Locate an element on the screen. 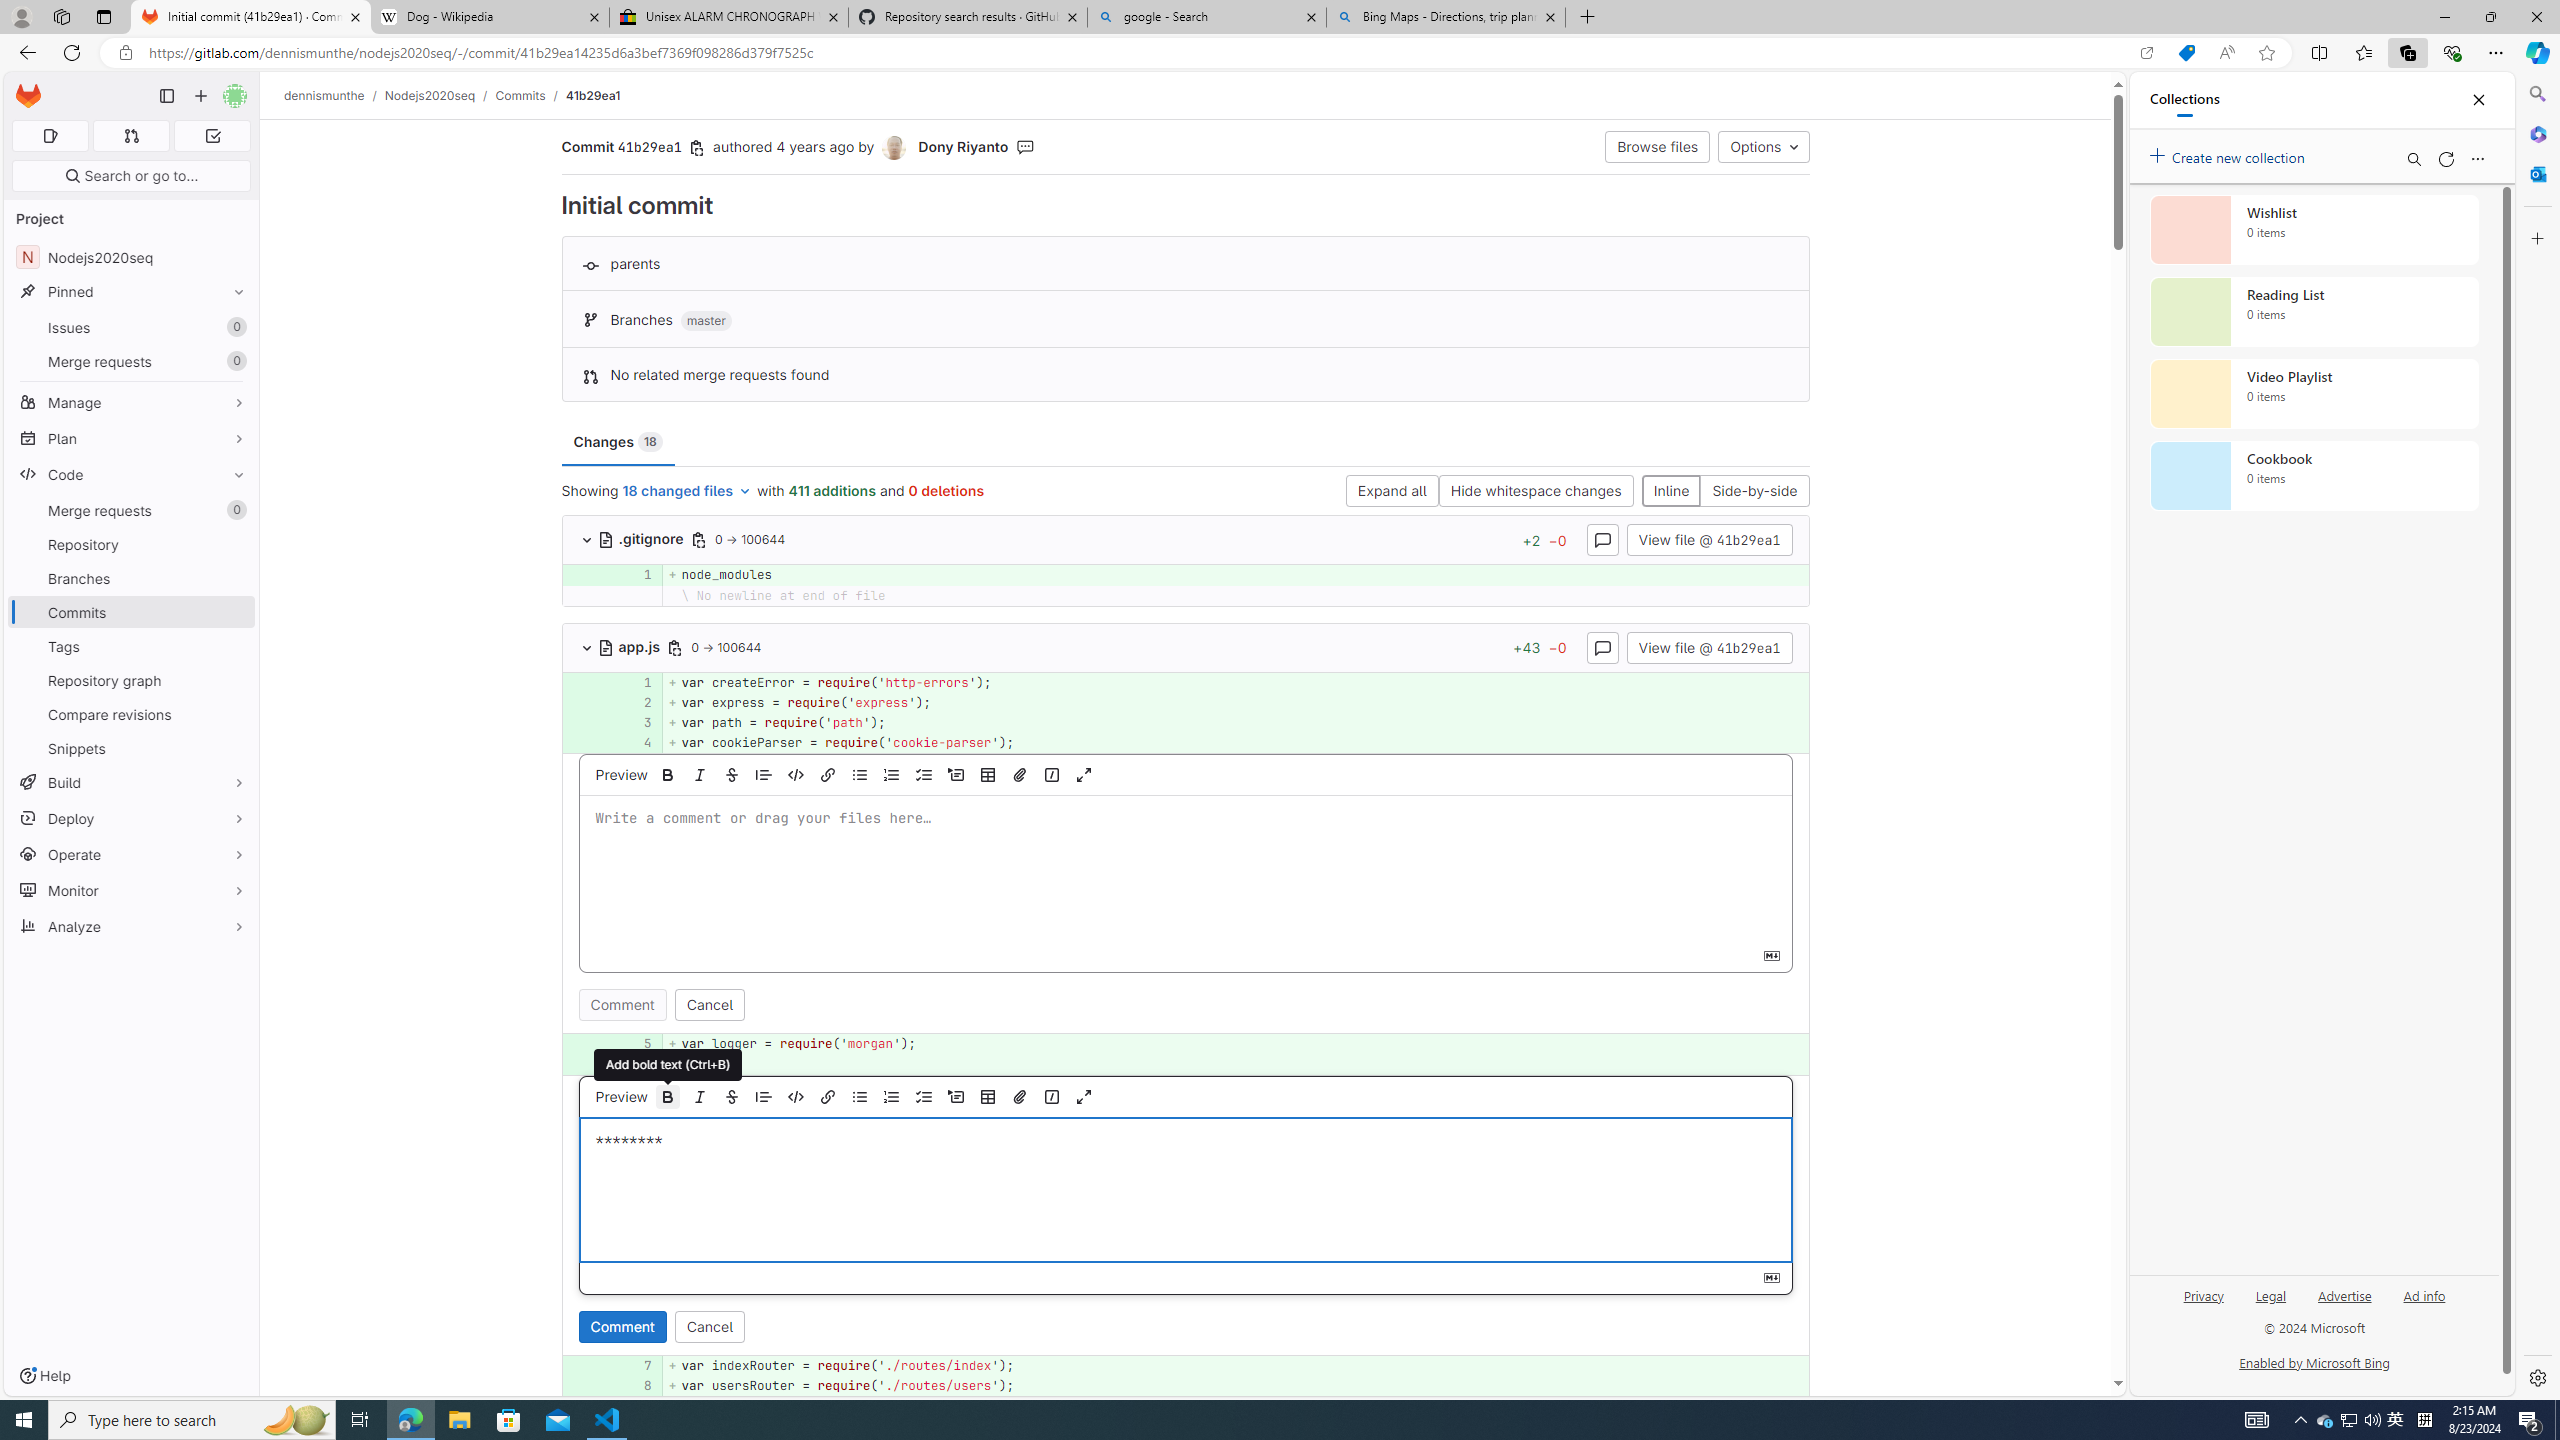 The height and width of the screenshot is (1440, 2560). '5' is located at coordinates (633, 1043).